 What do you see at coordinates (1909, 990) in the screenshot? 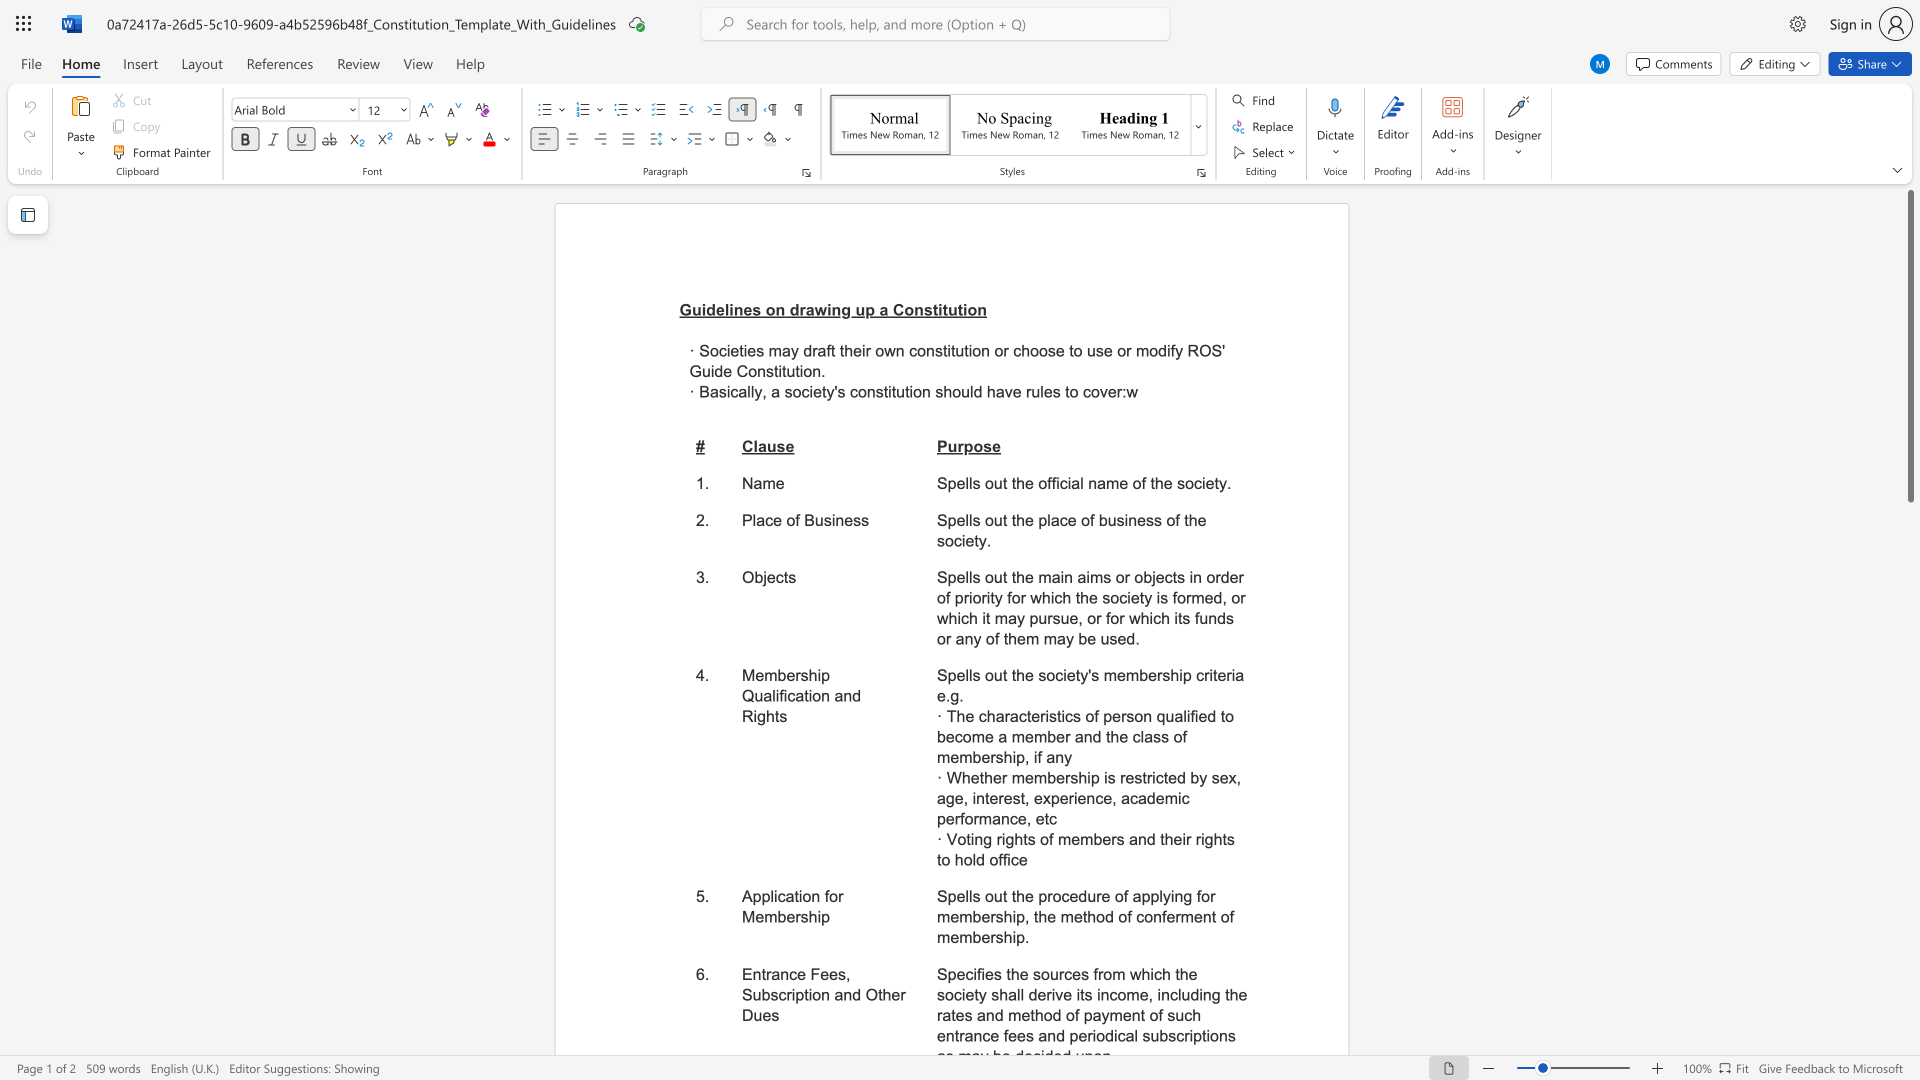
I see `the scrollbar to scroll the page down` at bounding box center [1909, 990].